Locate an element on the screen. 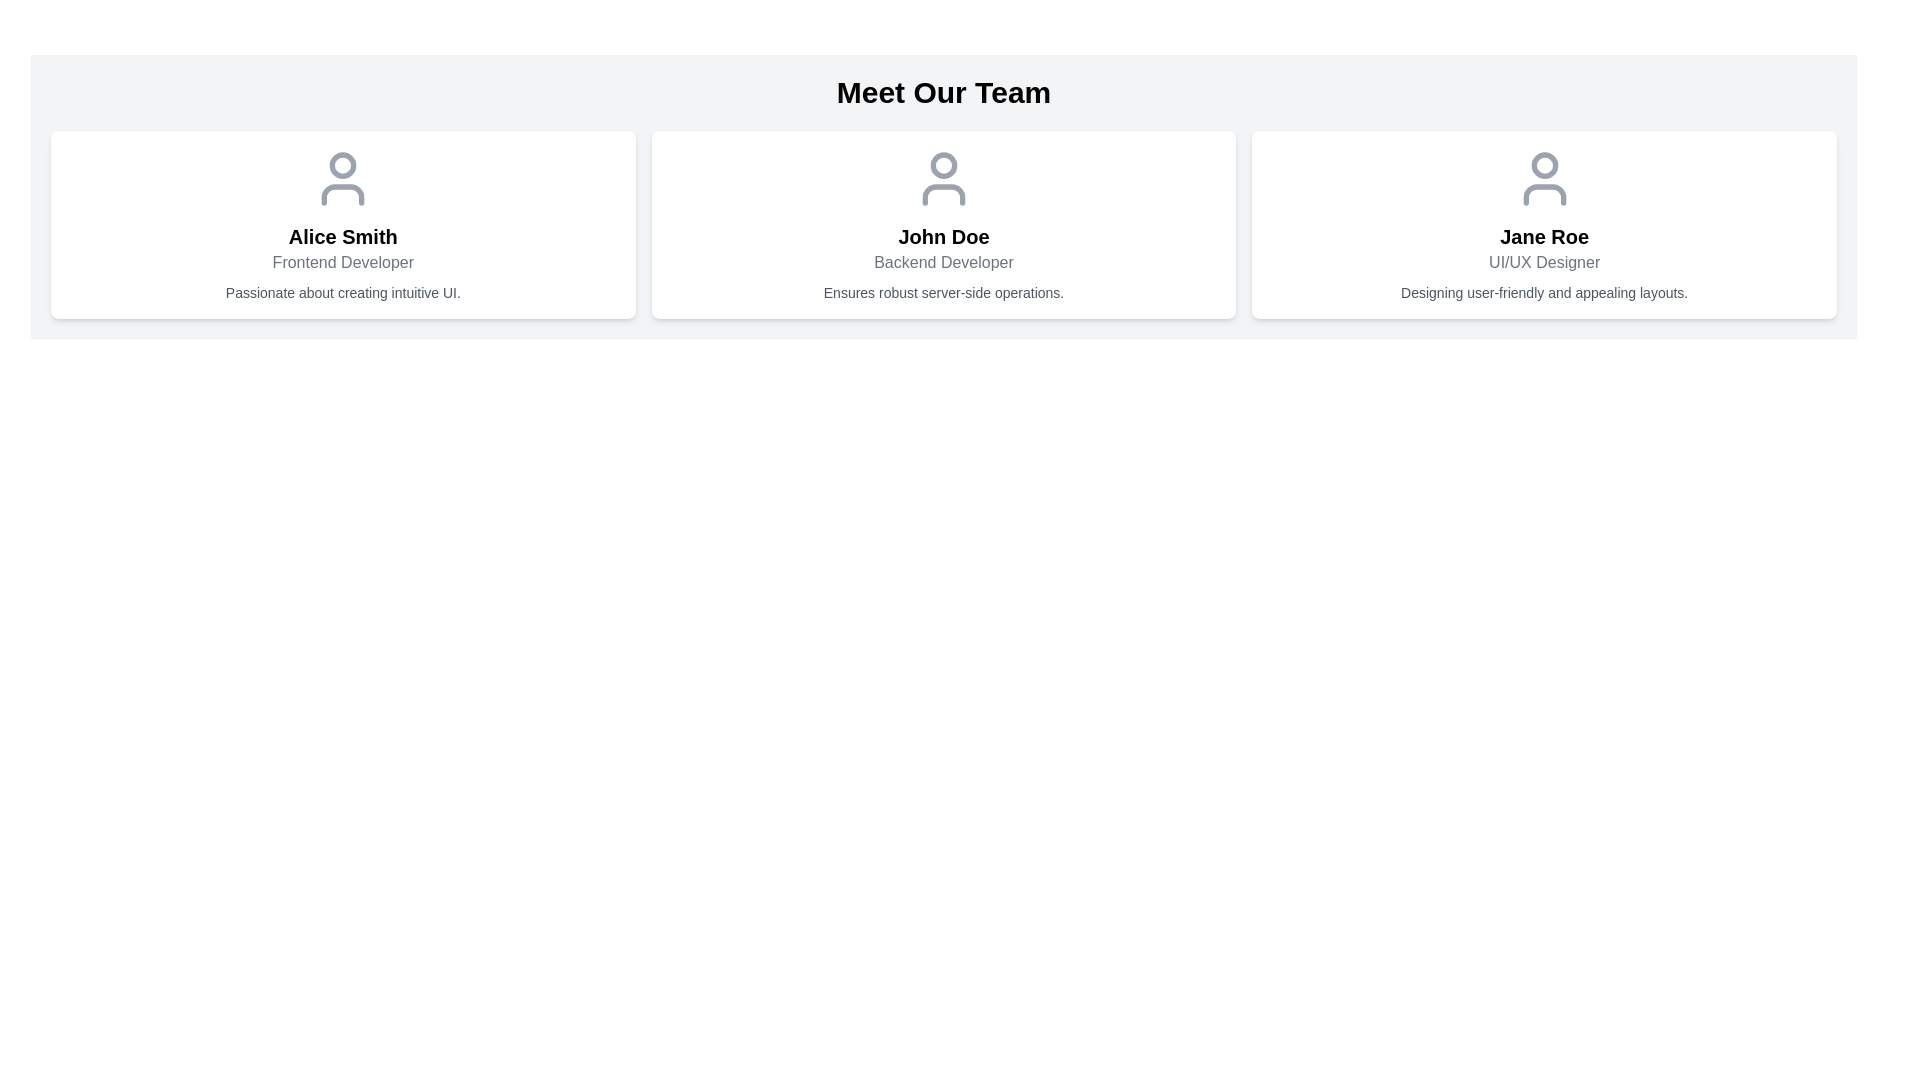 The height and width of the screenshot is (1080, 1920). the user profile icon of 'Jane Roe', which is a large circular avatar image with a gray color tone, located in the upper center region of her card is located at coordinates (1543, 177).